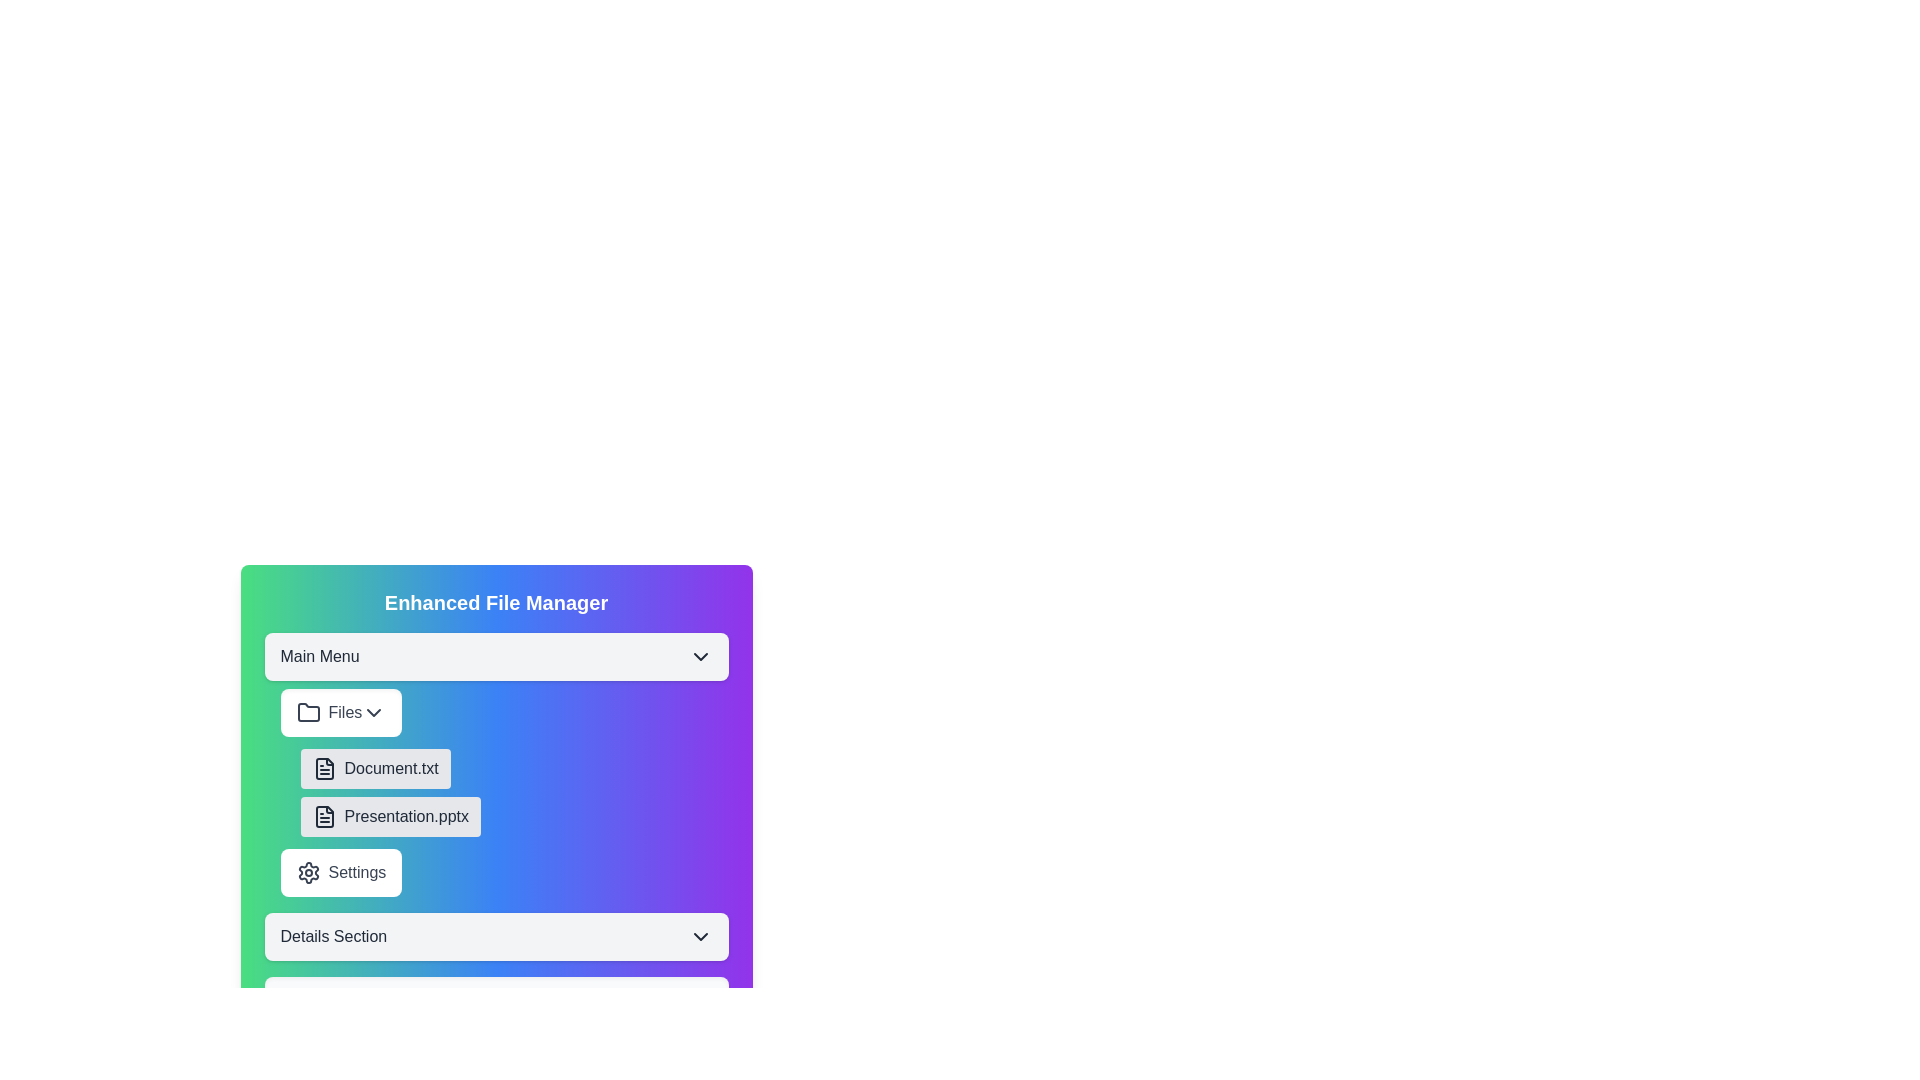 Image resolution: width=1920 pixels, height=1080 pixels. Describe the element at coordinates (700, 937) in the screenshot. I see `the dropdown toggle icon located at the far-right of the 'Details Section'` at that location.